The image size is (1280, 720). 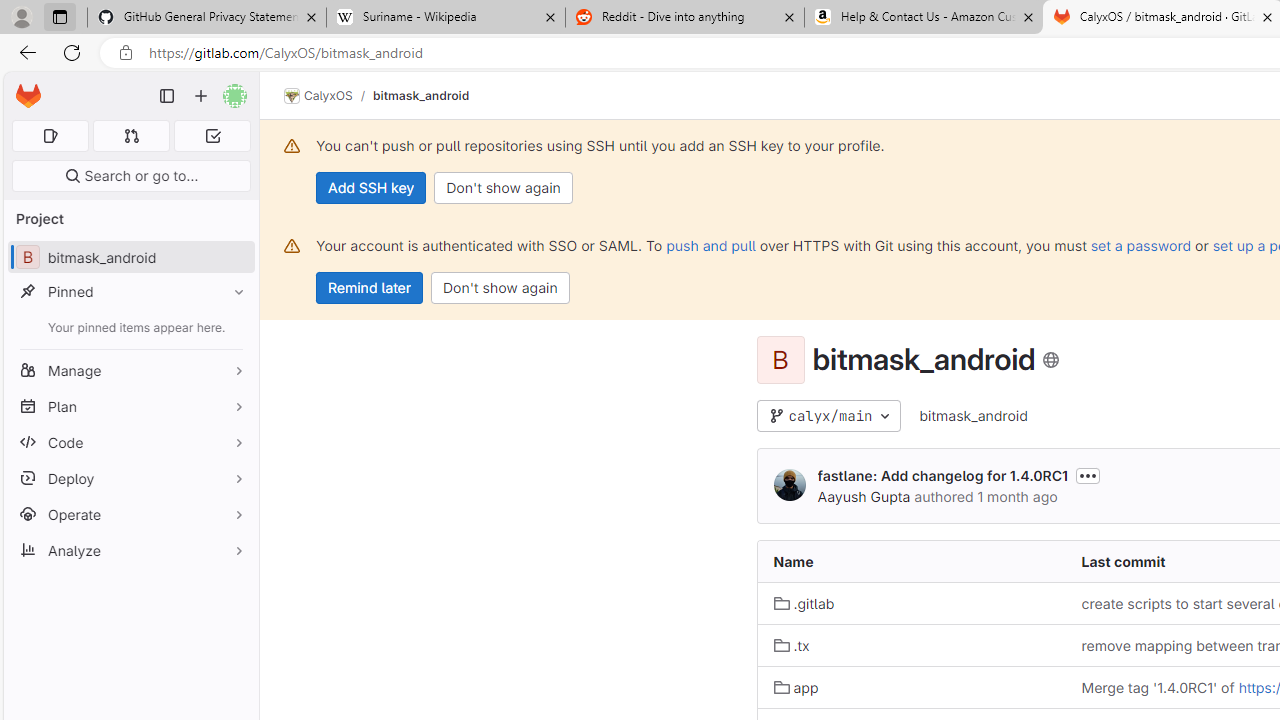 I want to click on 'calyx/main', so click(x=828, y=415).